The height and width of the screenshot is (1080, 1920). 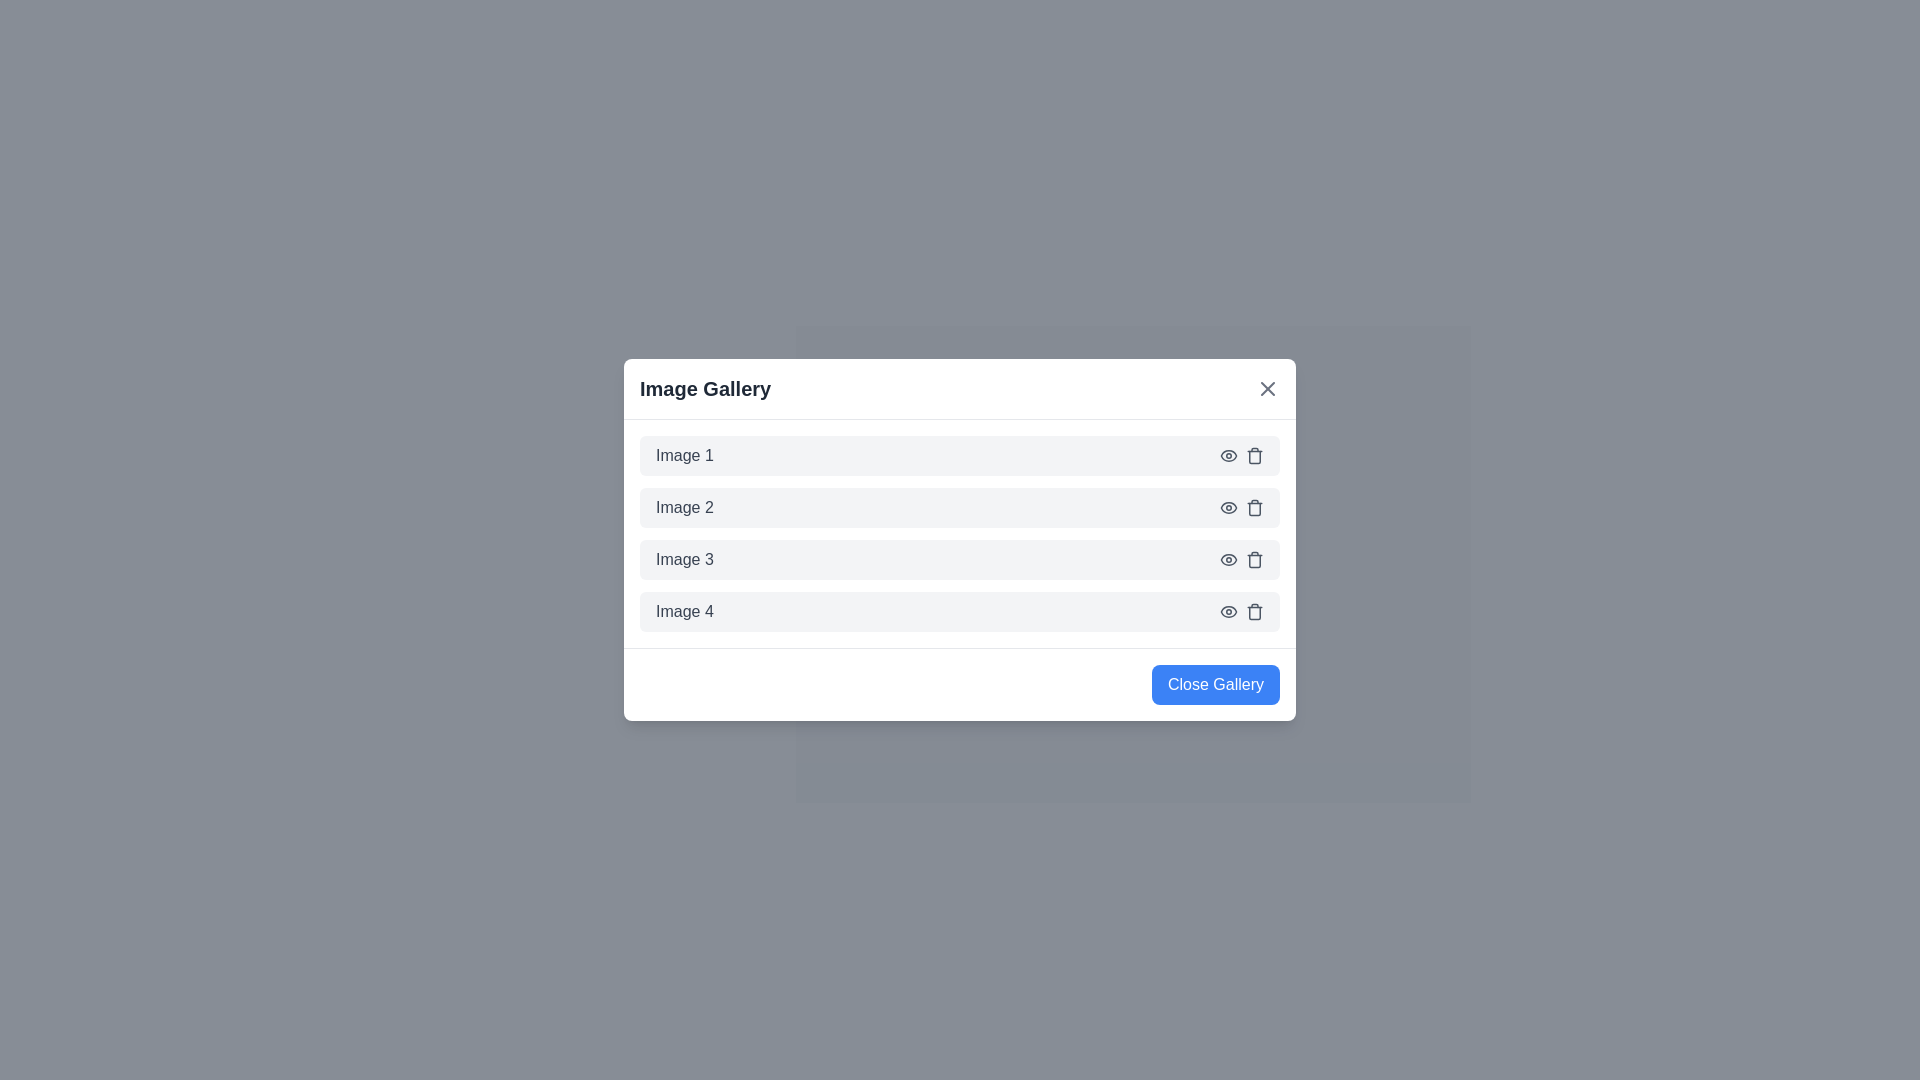 I want to click on the trash can icon button located at the rightmost position of the second row in the list, so click(x=1253, y=507).